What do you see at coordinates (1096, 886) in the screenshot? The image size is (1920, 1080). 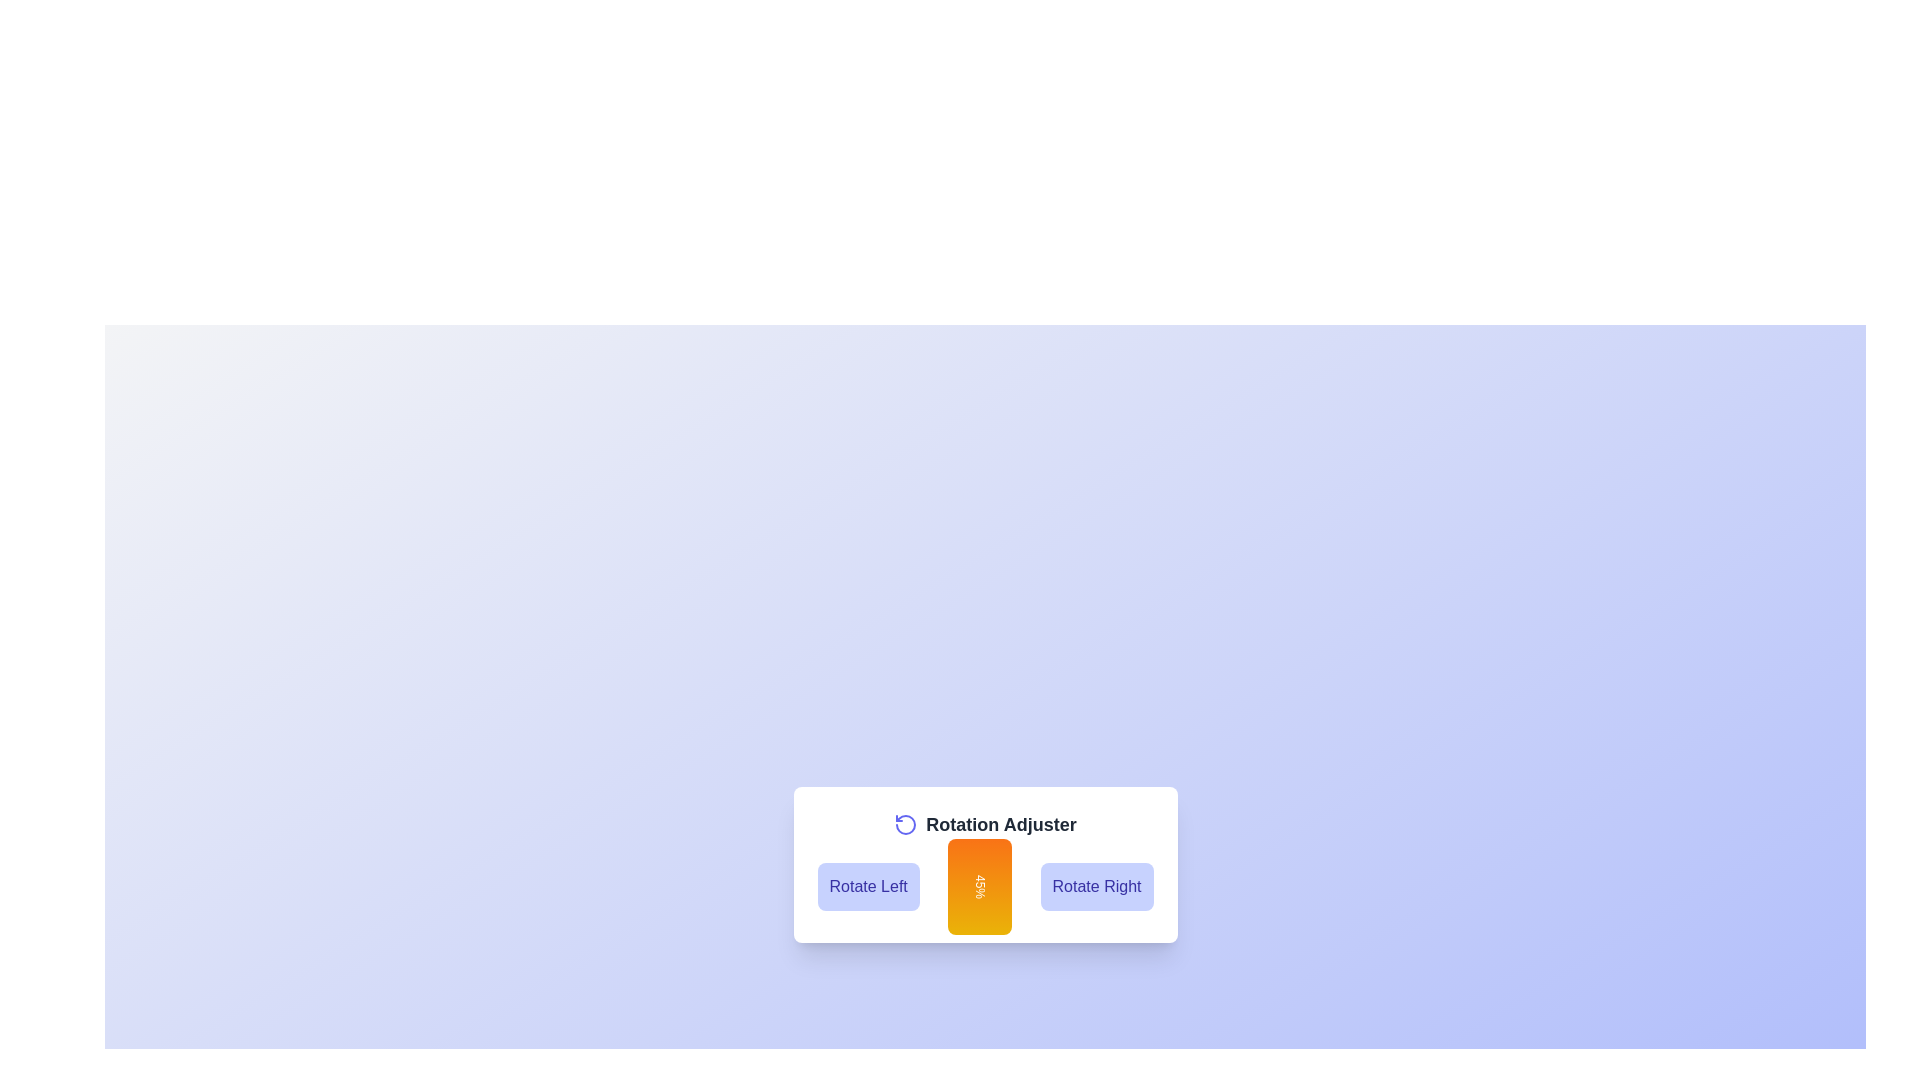 I see `the 'Rotate Right' button to increase the rotation` at bounding box center [1096, 886].